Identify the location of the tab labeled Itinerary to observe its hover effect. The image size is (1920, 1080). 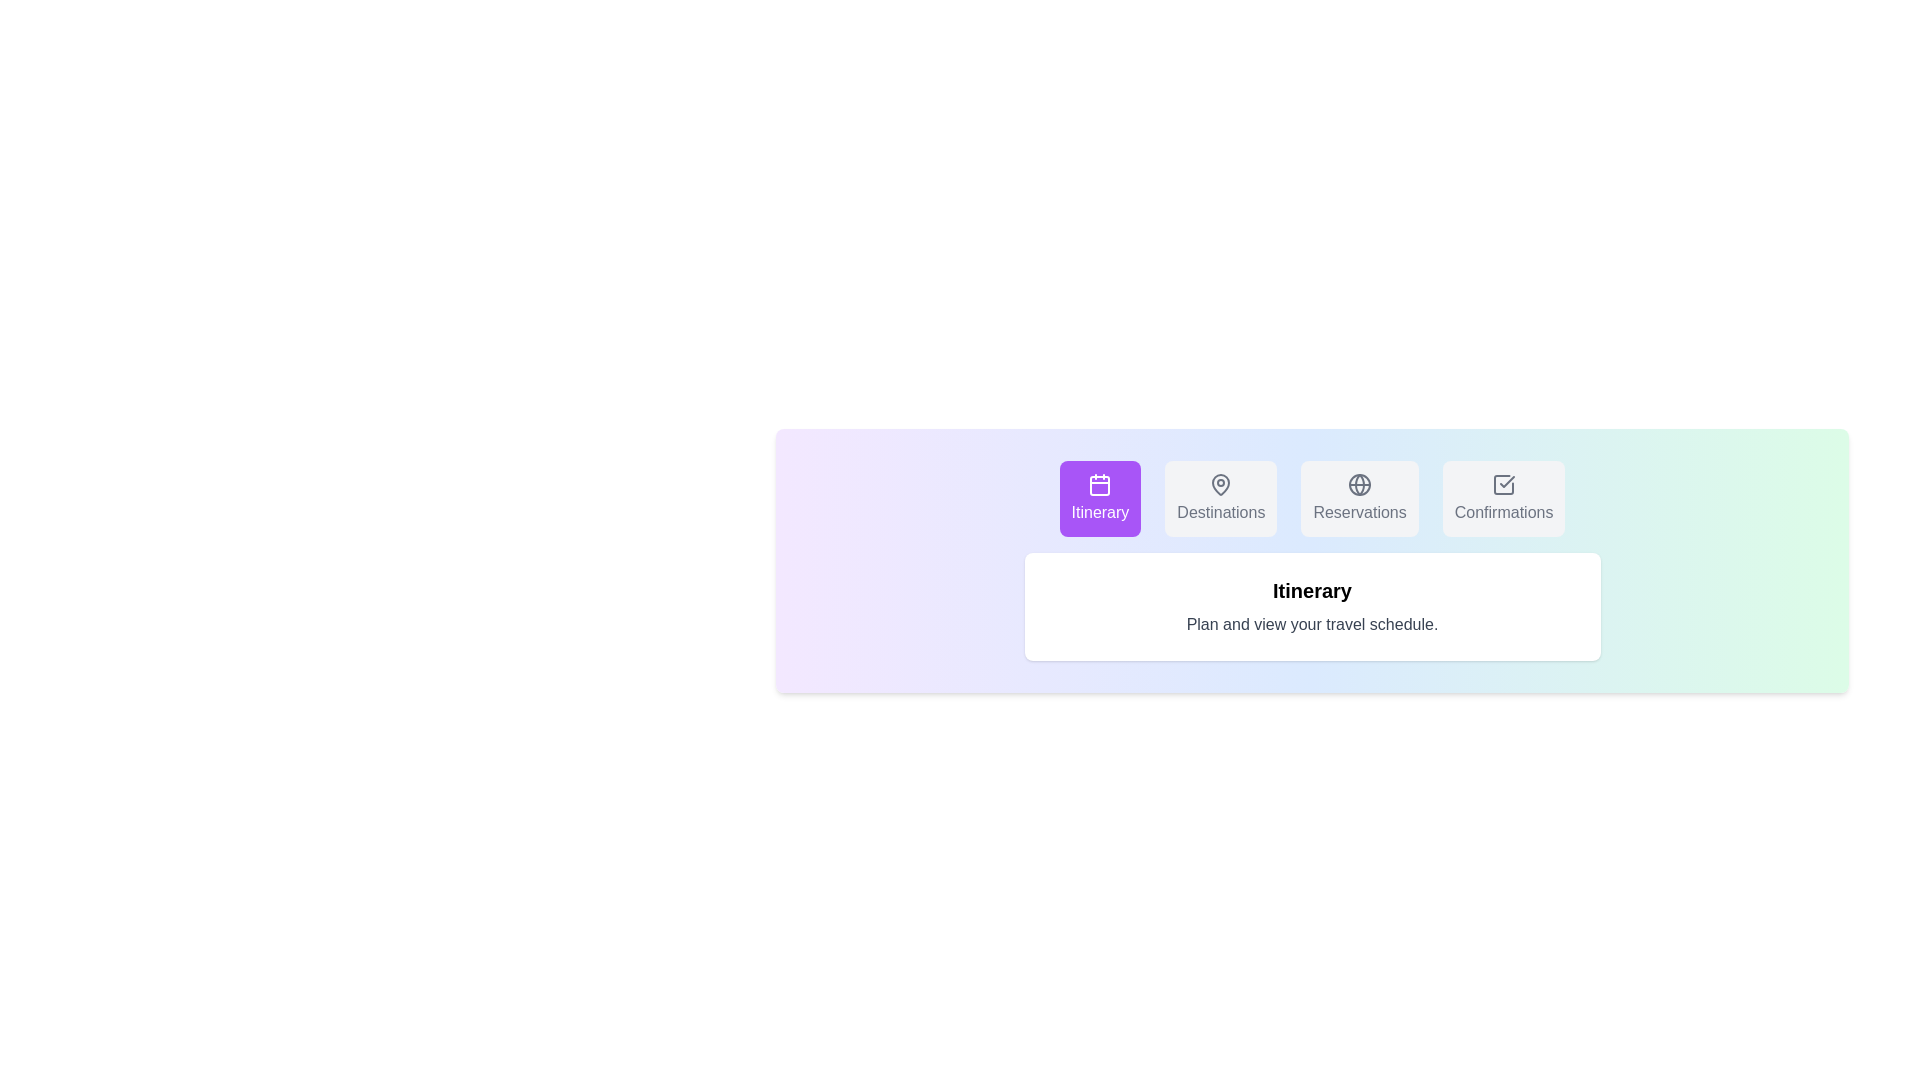
(1098, 497).